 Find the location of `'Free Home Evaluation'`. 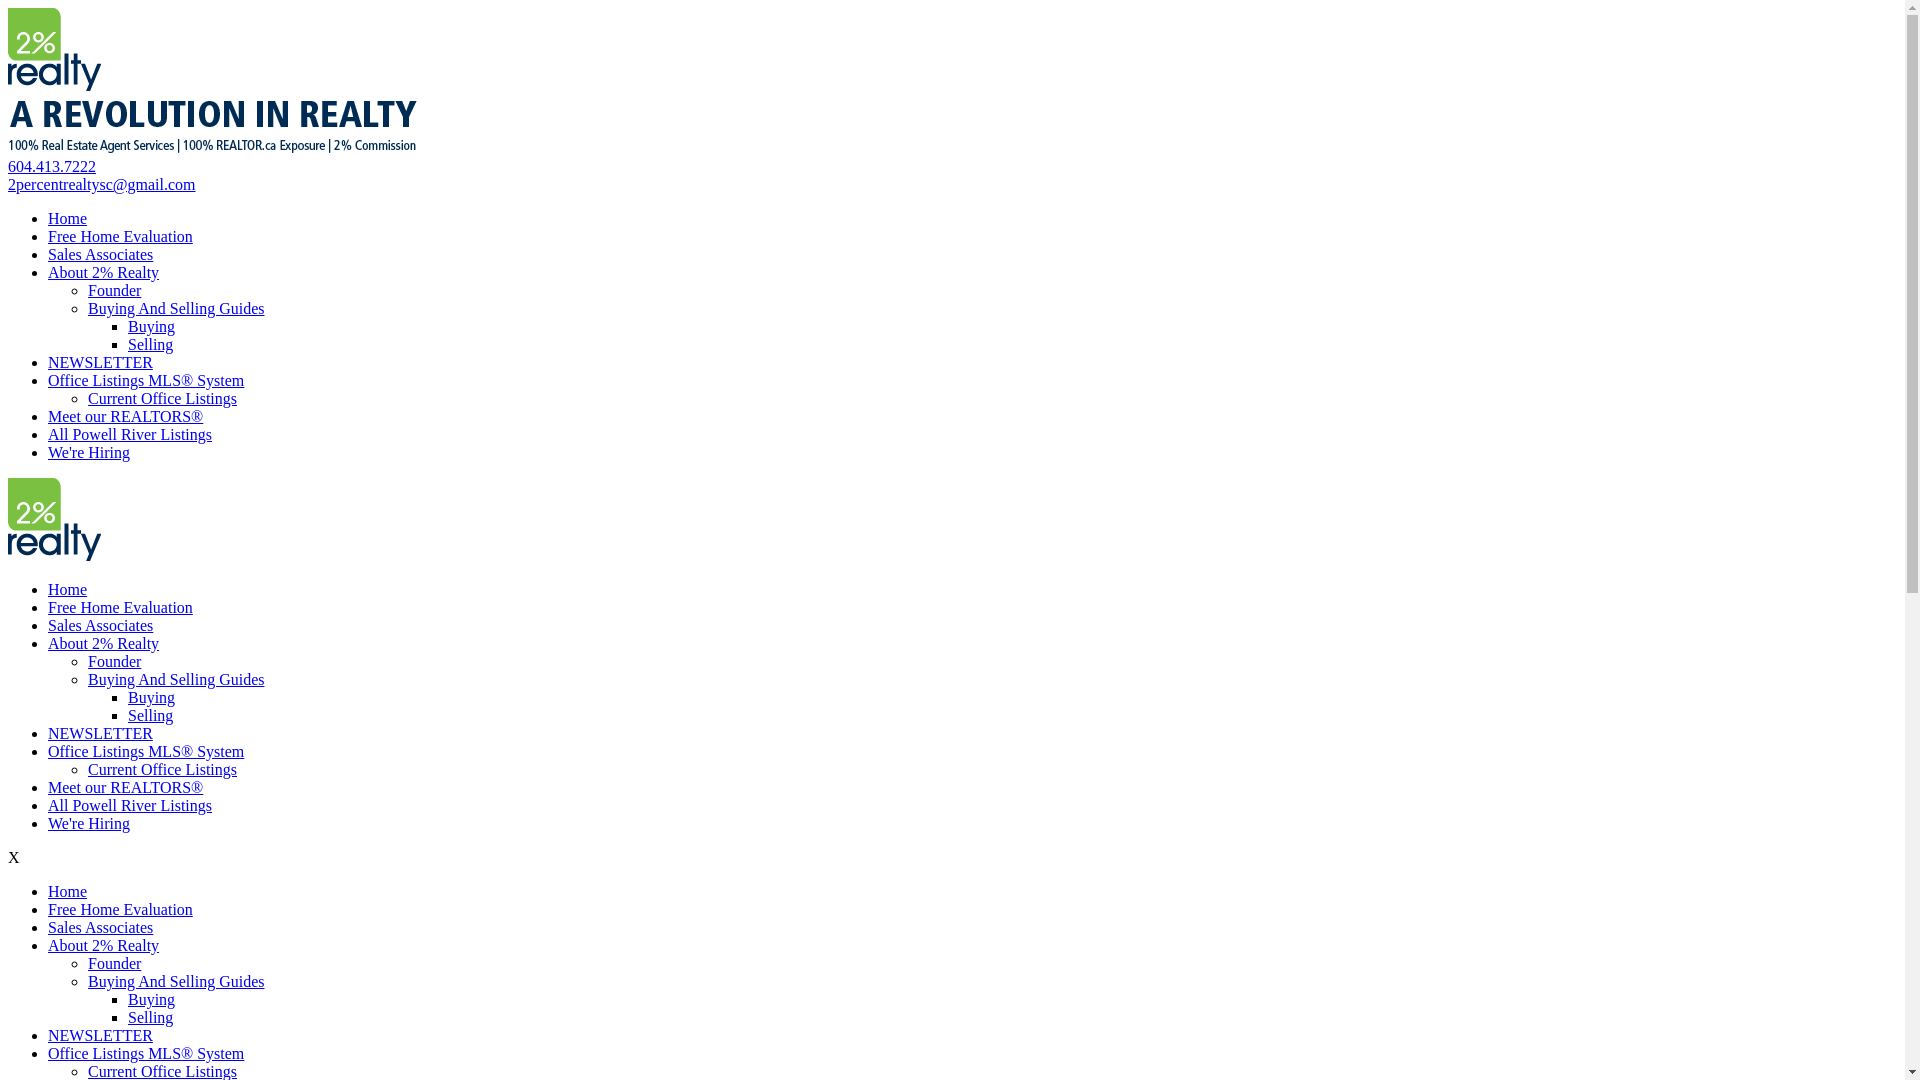

'Free Home Evaluation' is located at coordinates (119, 909).